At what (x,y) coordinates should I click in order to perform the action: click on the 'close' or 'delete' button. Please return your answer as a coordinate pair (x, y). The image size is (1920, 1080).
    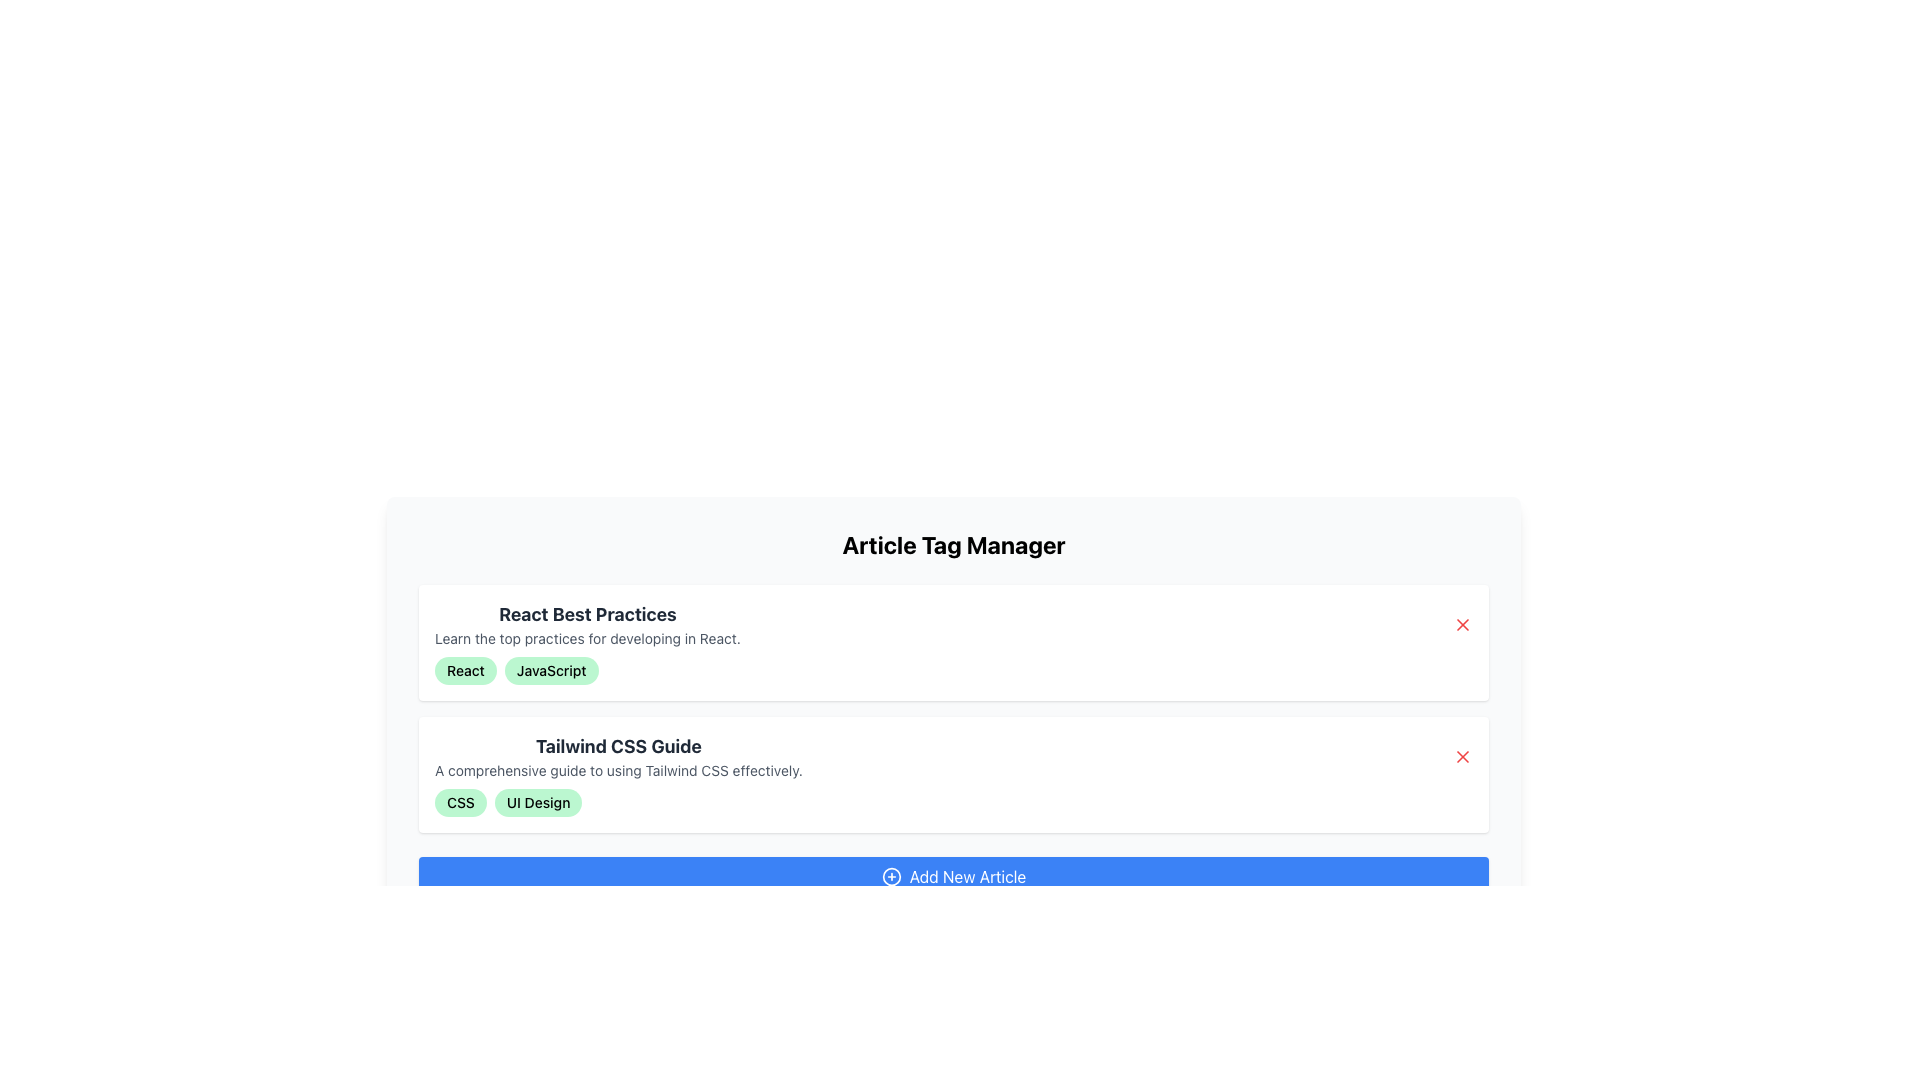
    Looking at the image, I should click on (1463, 756).